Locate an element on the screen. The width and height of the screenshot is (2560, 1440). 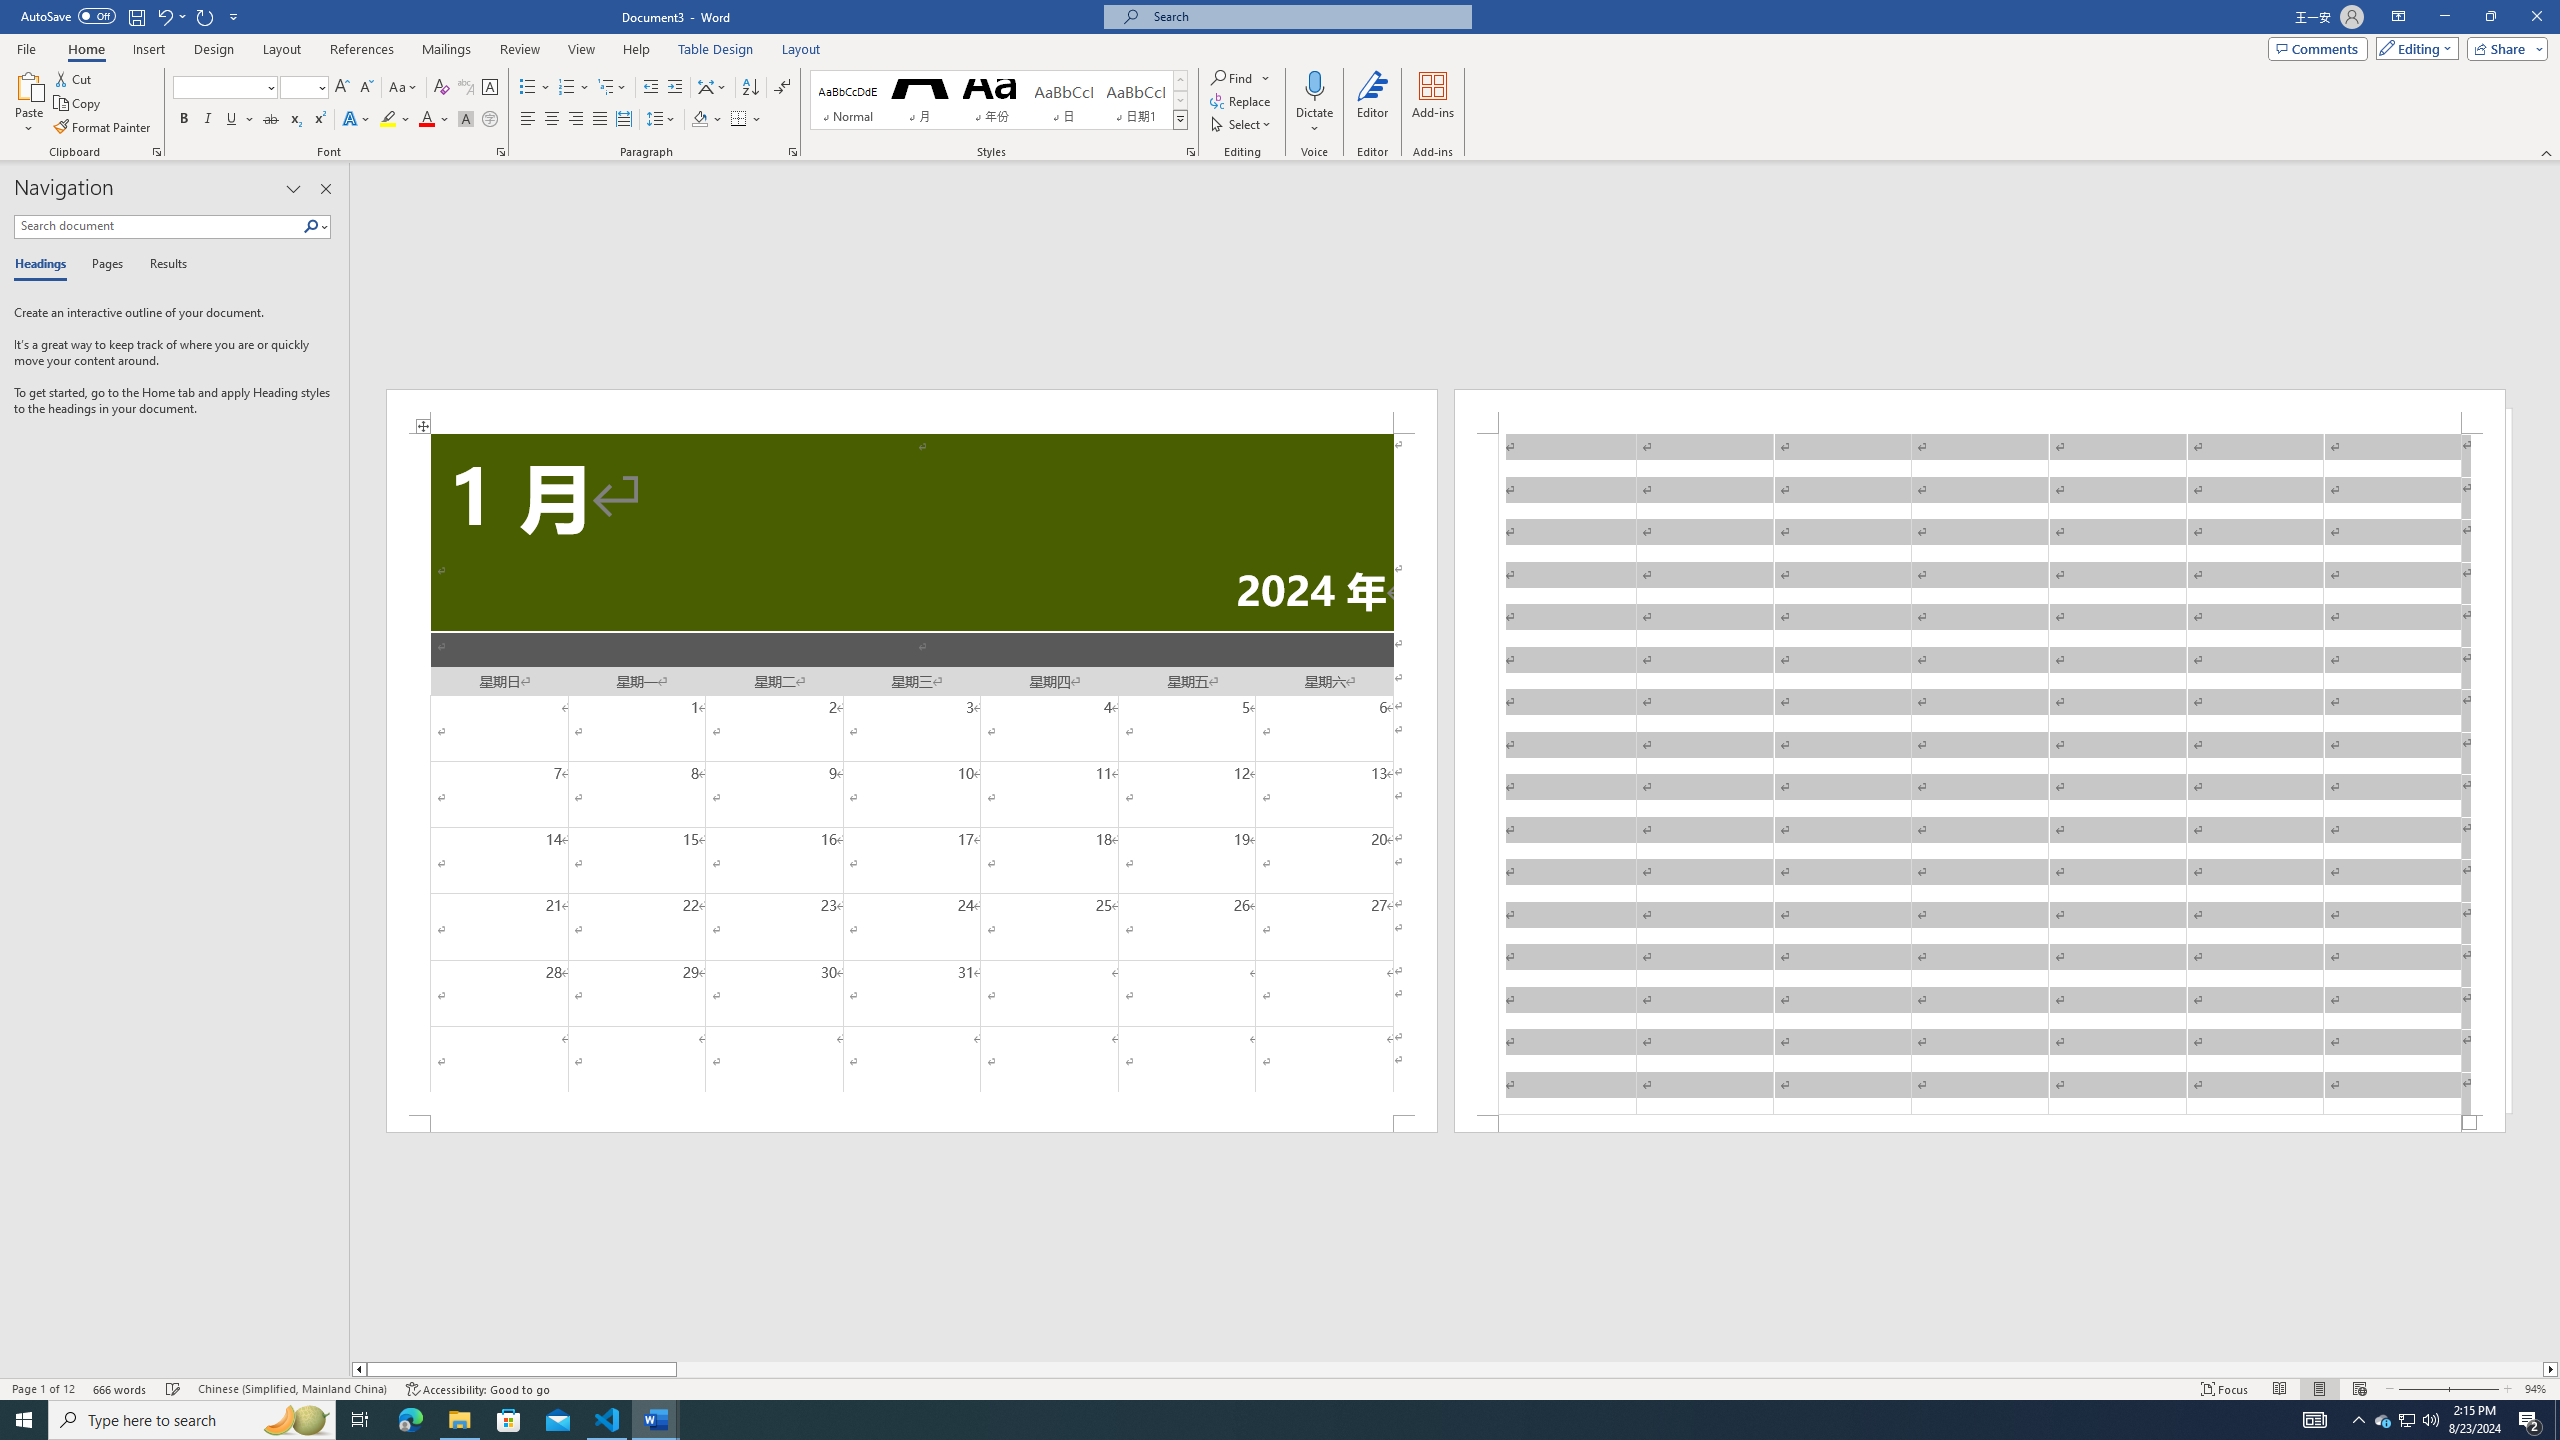
'Undo Grow Font' is located at coordinates (170, 15).